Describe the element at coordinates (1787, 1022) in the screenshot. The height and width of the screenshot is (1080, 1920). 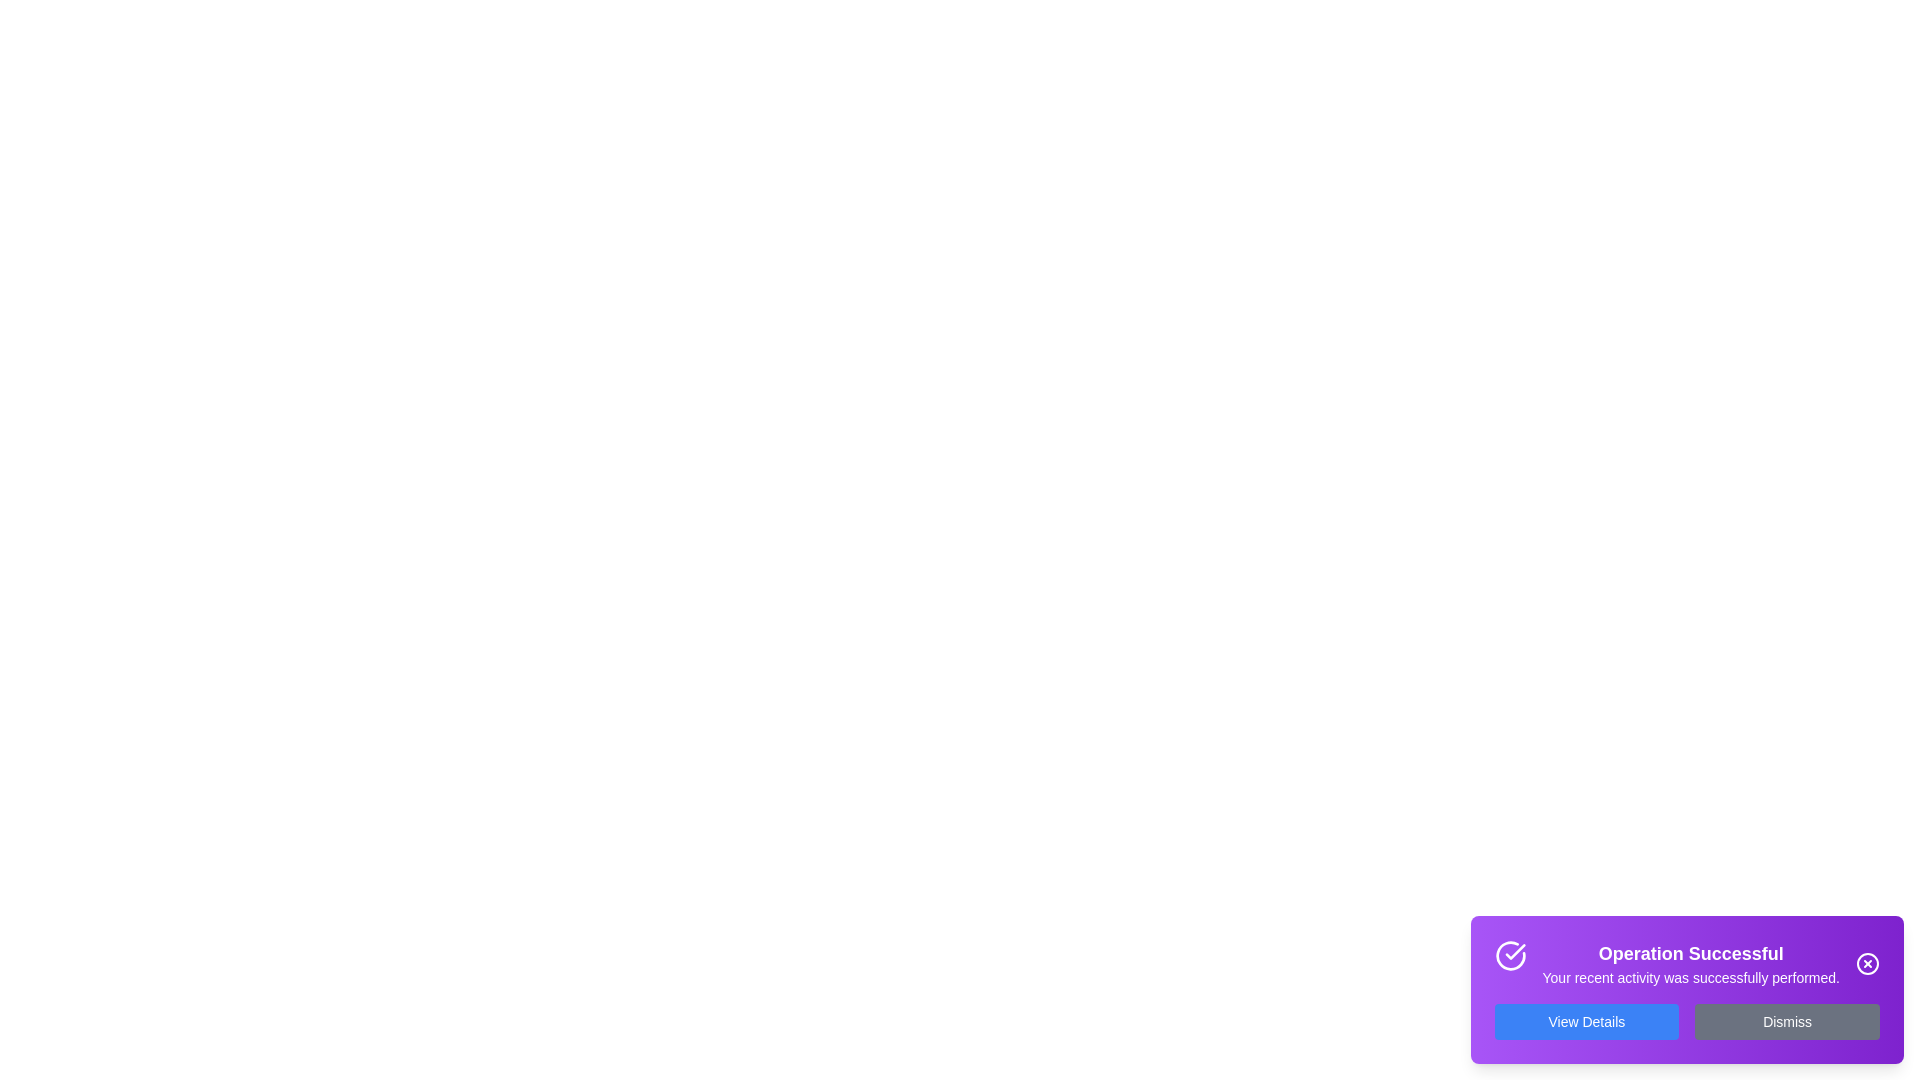
I see `the 'Dismiss' button to hide the alert` at that location.